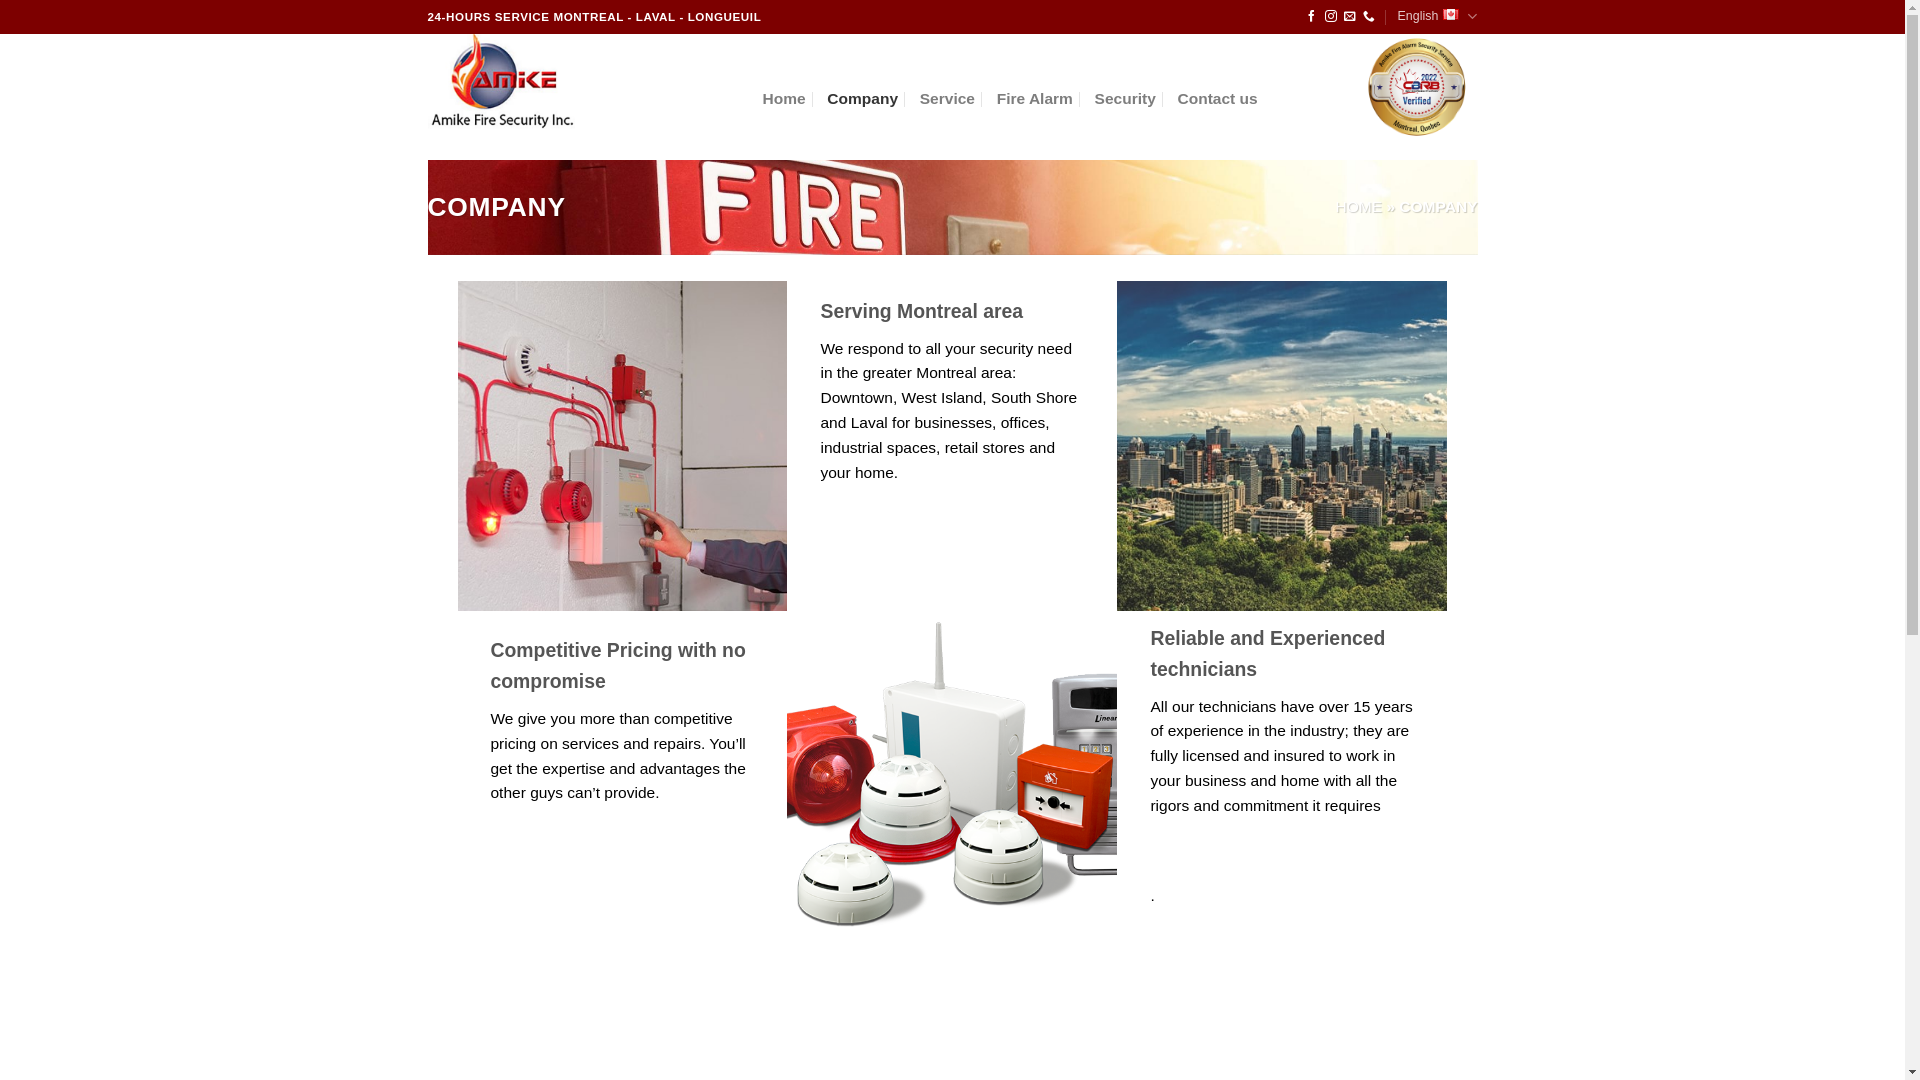  I want to click on 'Contact us', so click(1217, 98).